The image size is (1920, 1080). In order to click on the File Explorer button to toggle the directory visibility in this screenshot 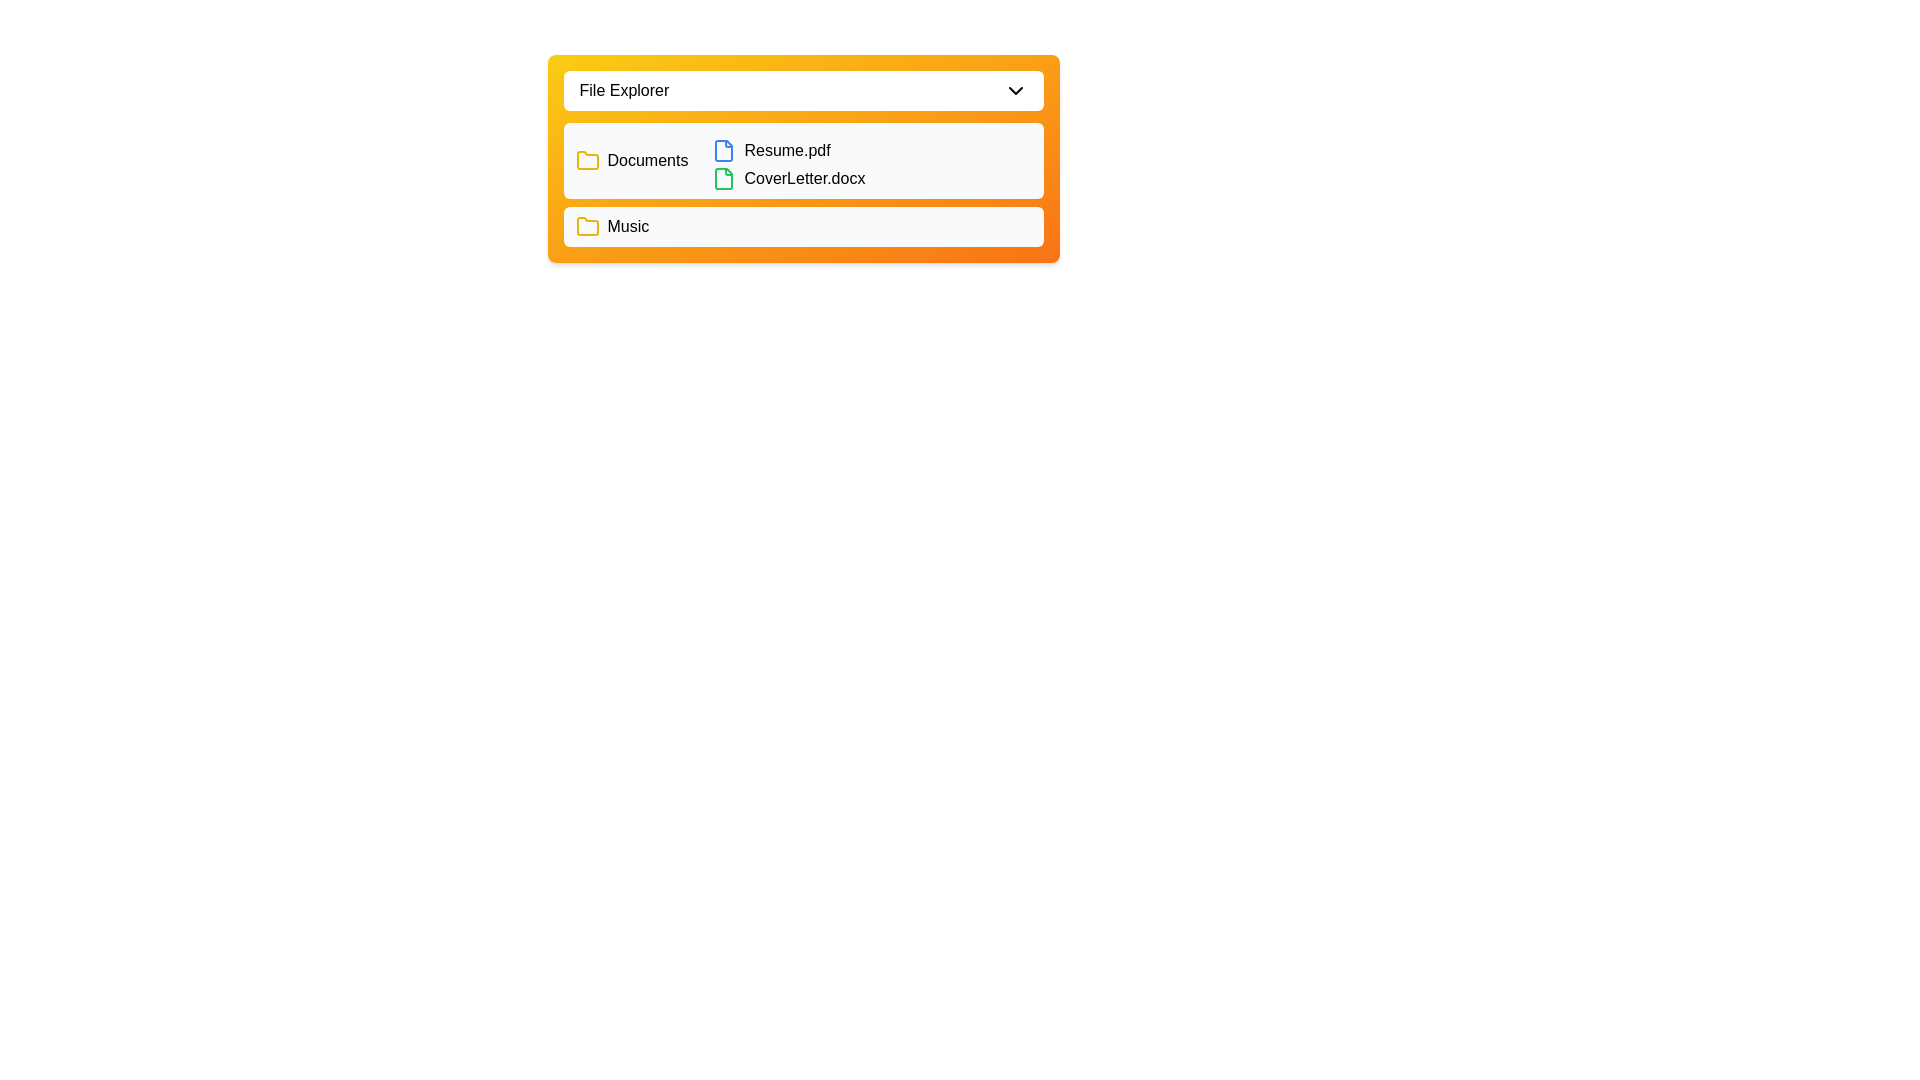, I will do `click(803, 91)`.